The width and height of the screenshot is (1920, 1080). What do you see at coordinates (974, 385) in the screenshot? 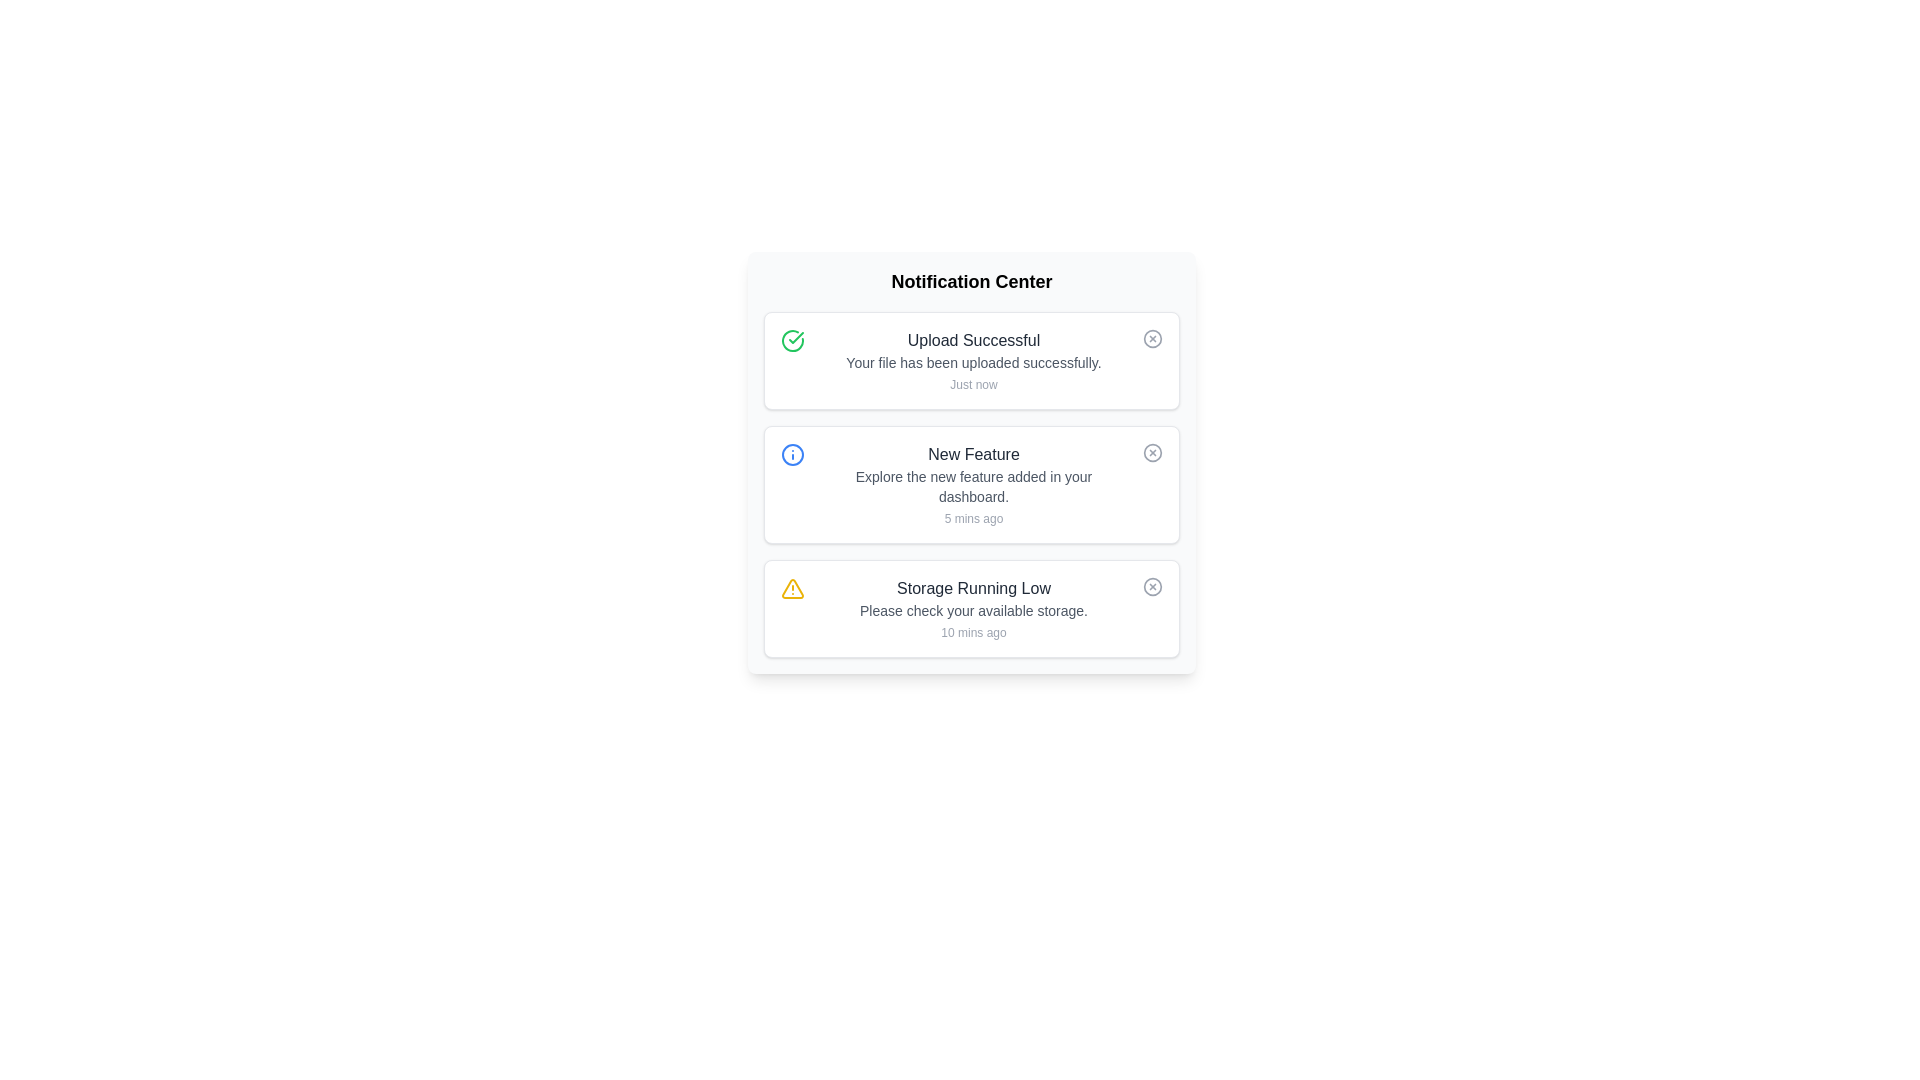
I see `the timestamp text label located within the first notification block in the Notification Center, which indicates when the upload was completed` at bounding box center [974, 385].